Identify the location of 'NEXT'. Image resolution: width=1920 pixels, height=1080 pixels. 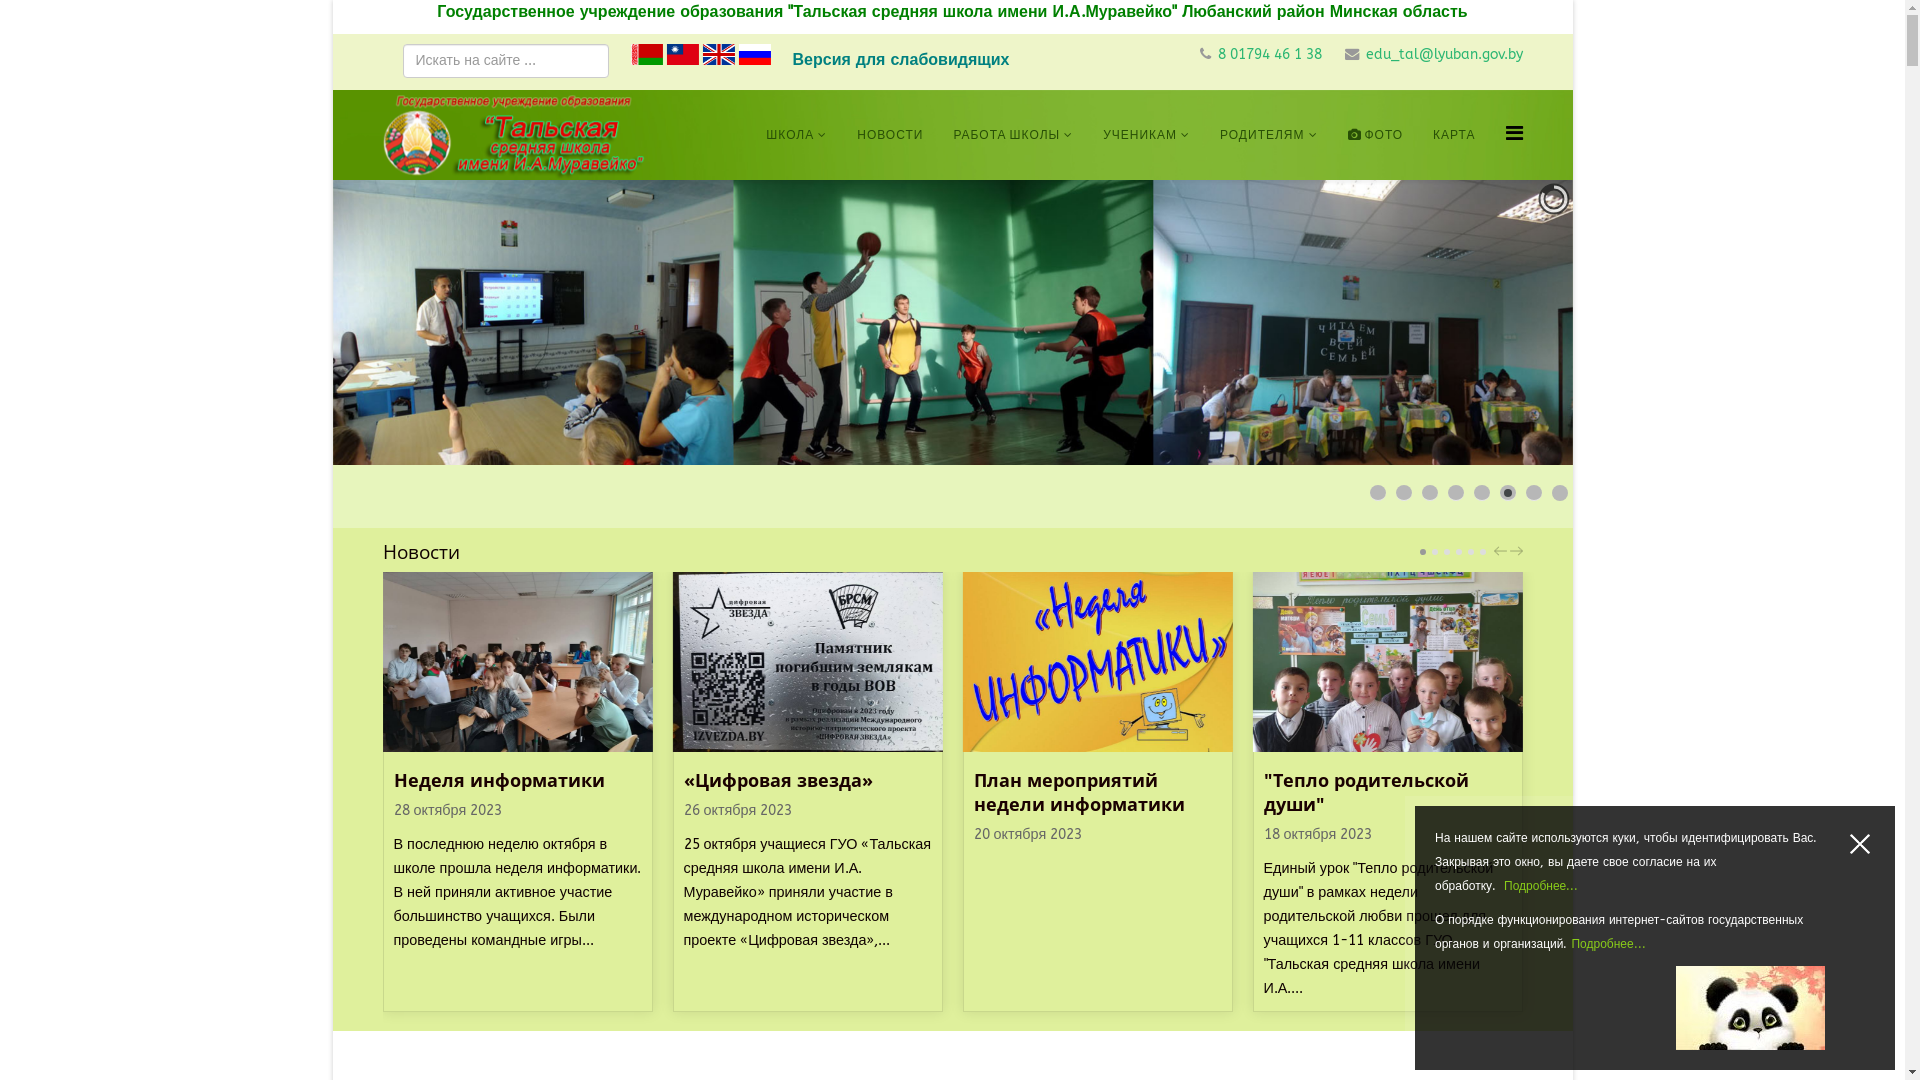
(1516, 551).